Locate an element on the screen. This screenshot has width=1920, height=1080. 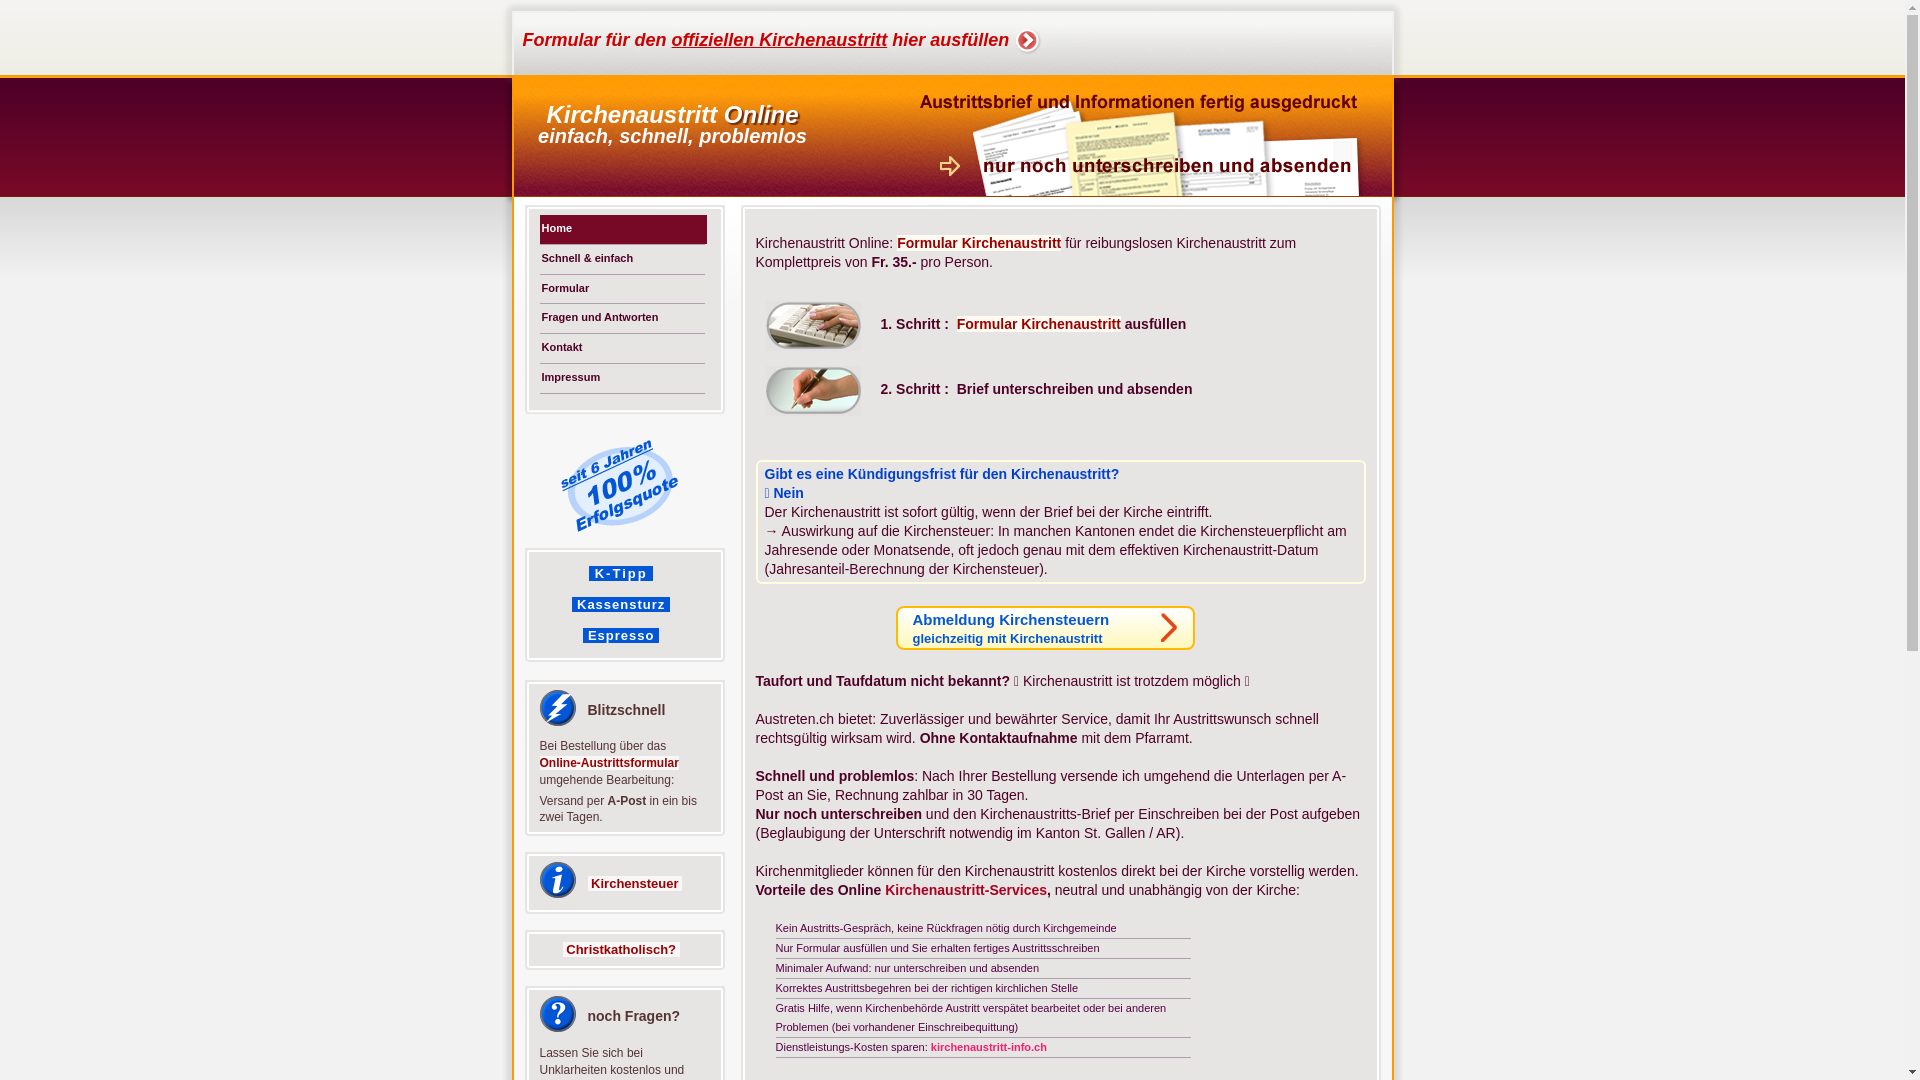
' Kirchensteuer ' is located at coordinates (634, 882).